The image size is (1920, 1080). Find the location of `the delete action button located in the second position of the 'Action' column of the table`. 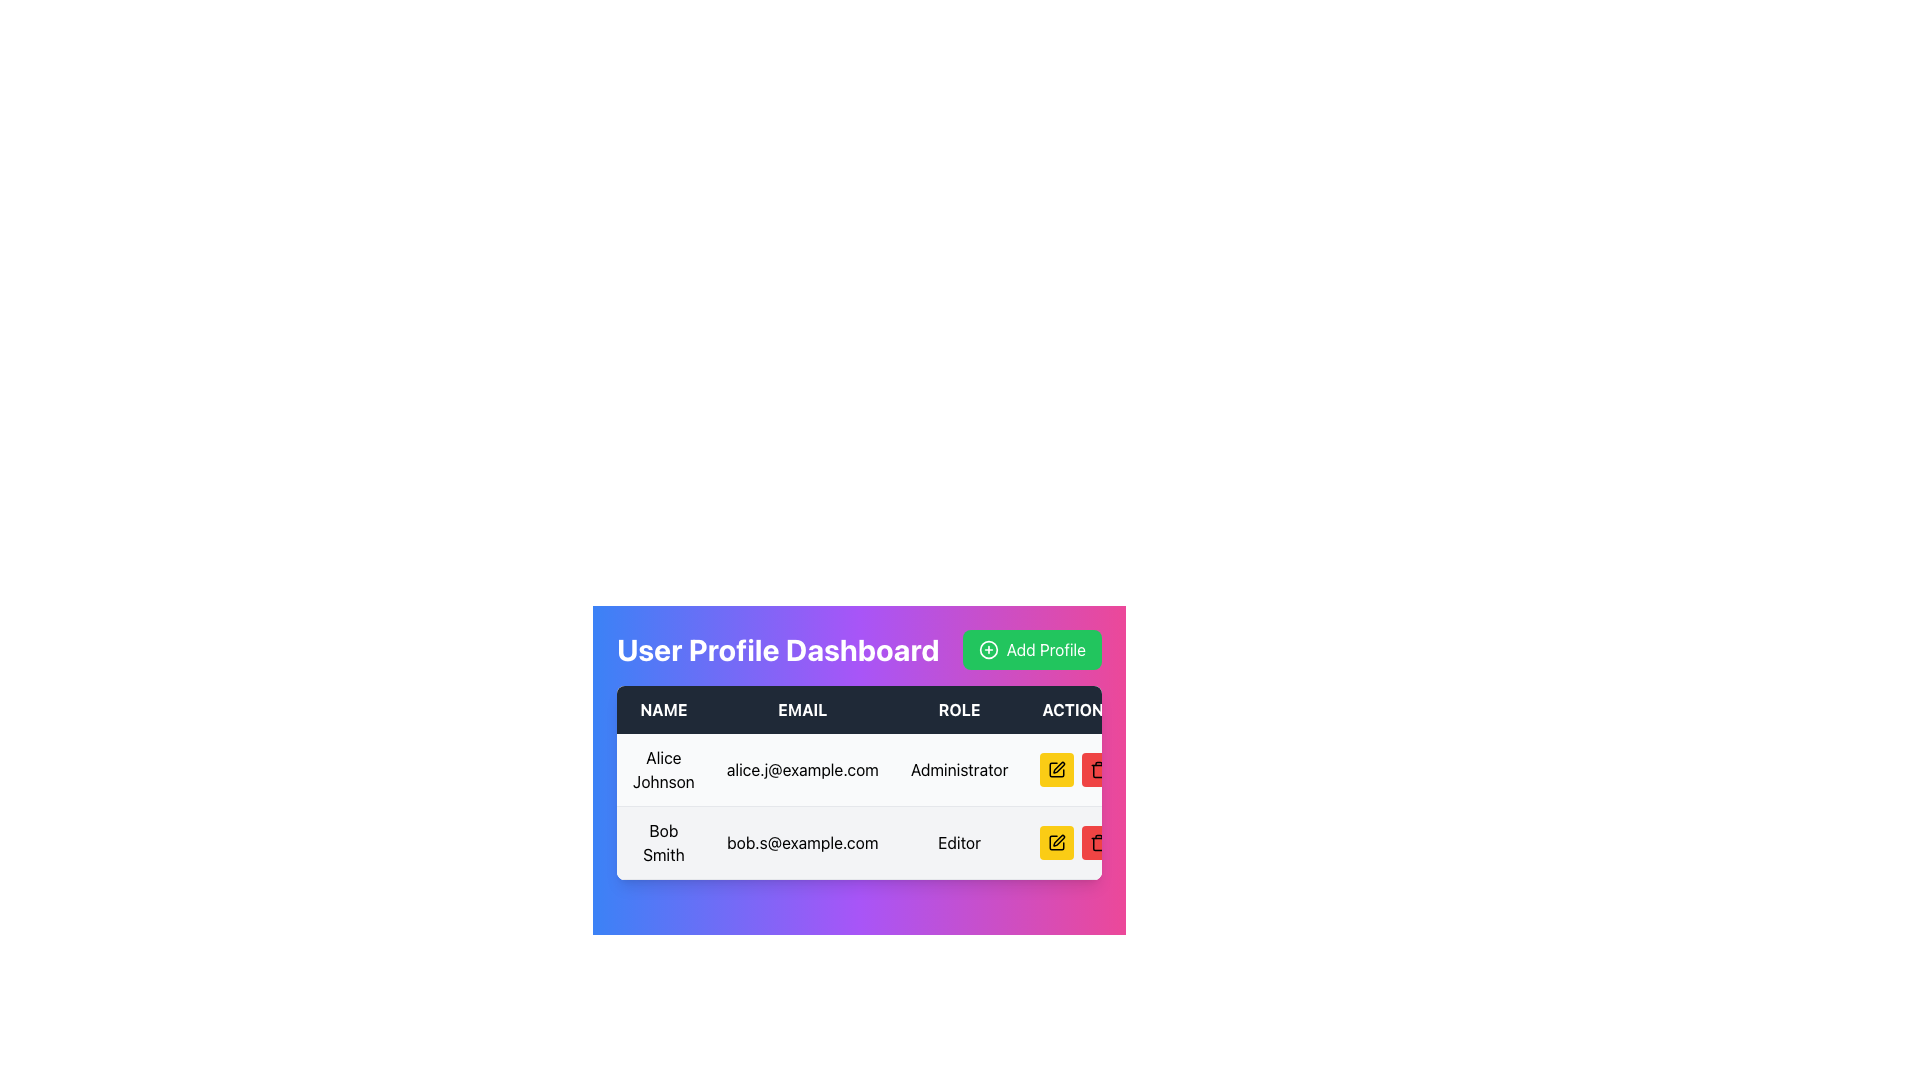

the delete action button located in the second position of the 'Action' column of the table is located at coordinates (1098, 769).